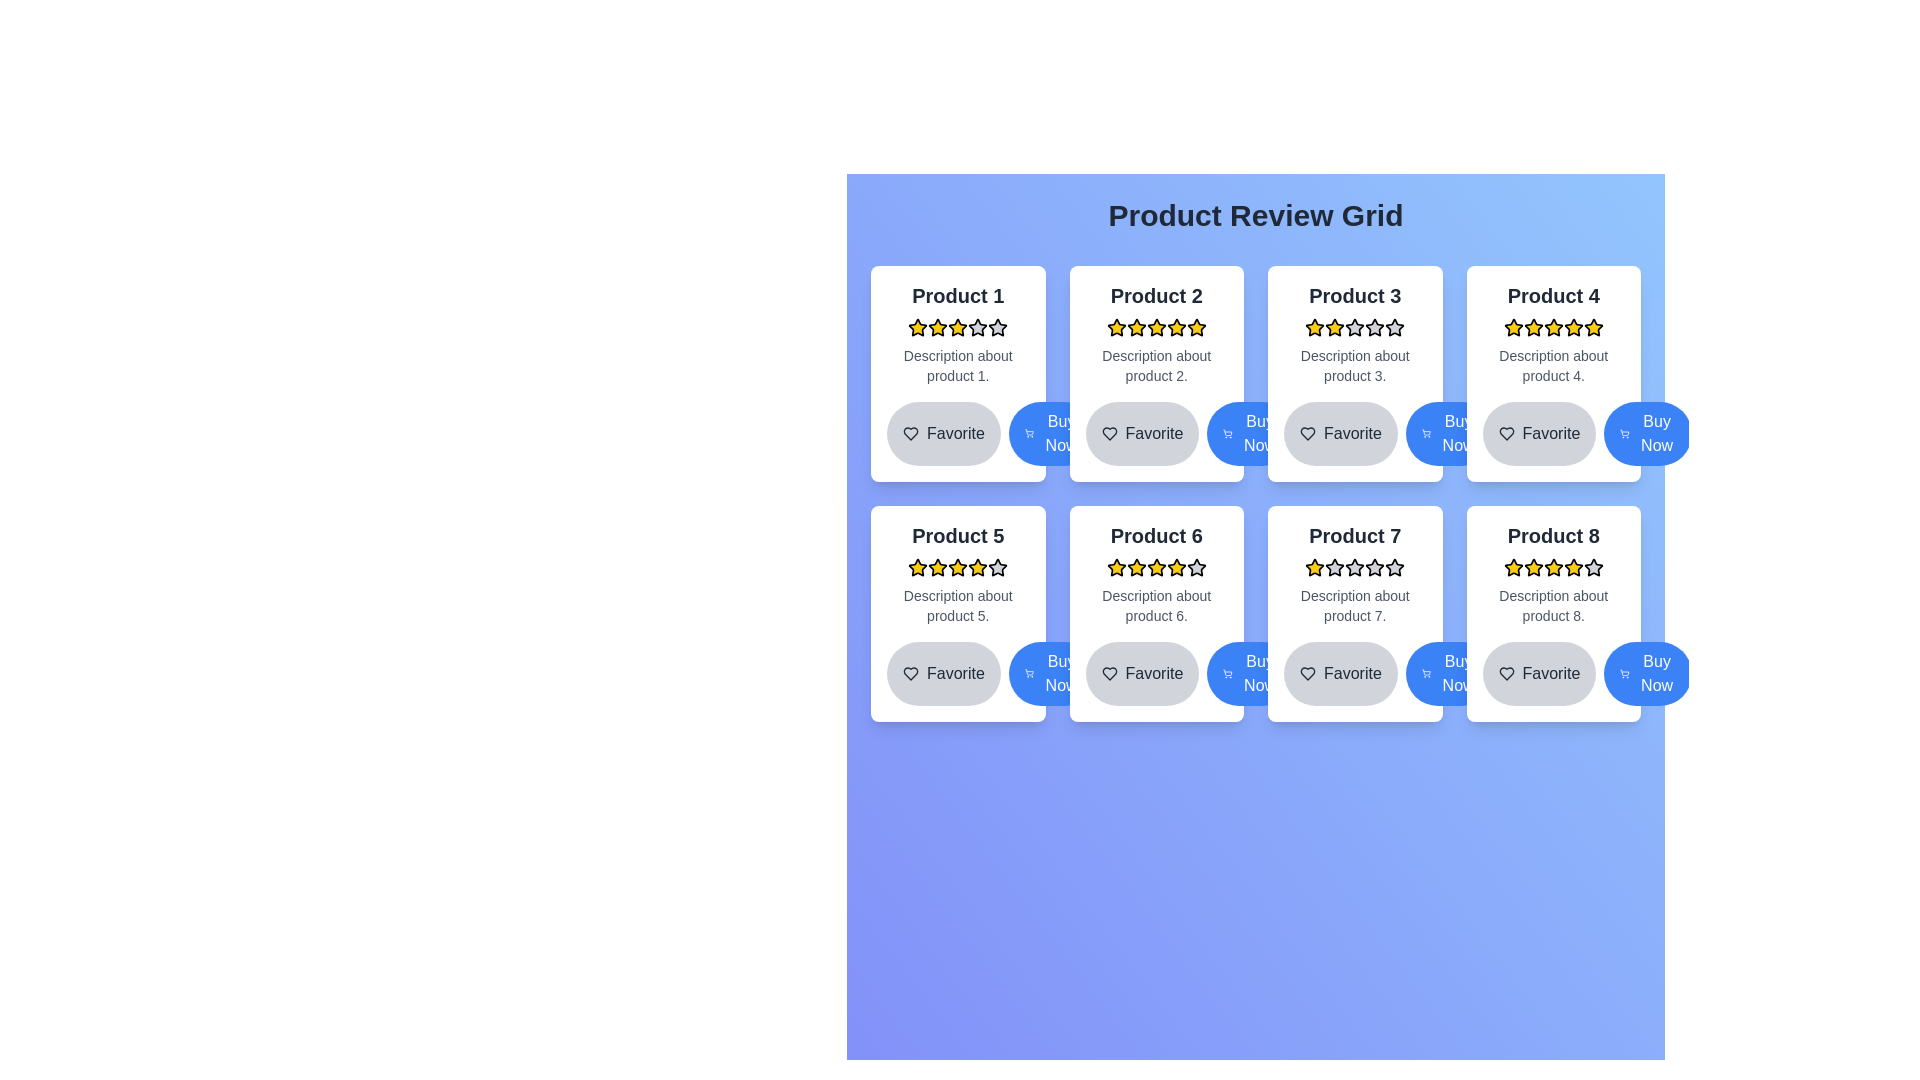  I want to click on the fifth star rating icon in the grid view, so click(1136, 326).